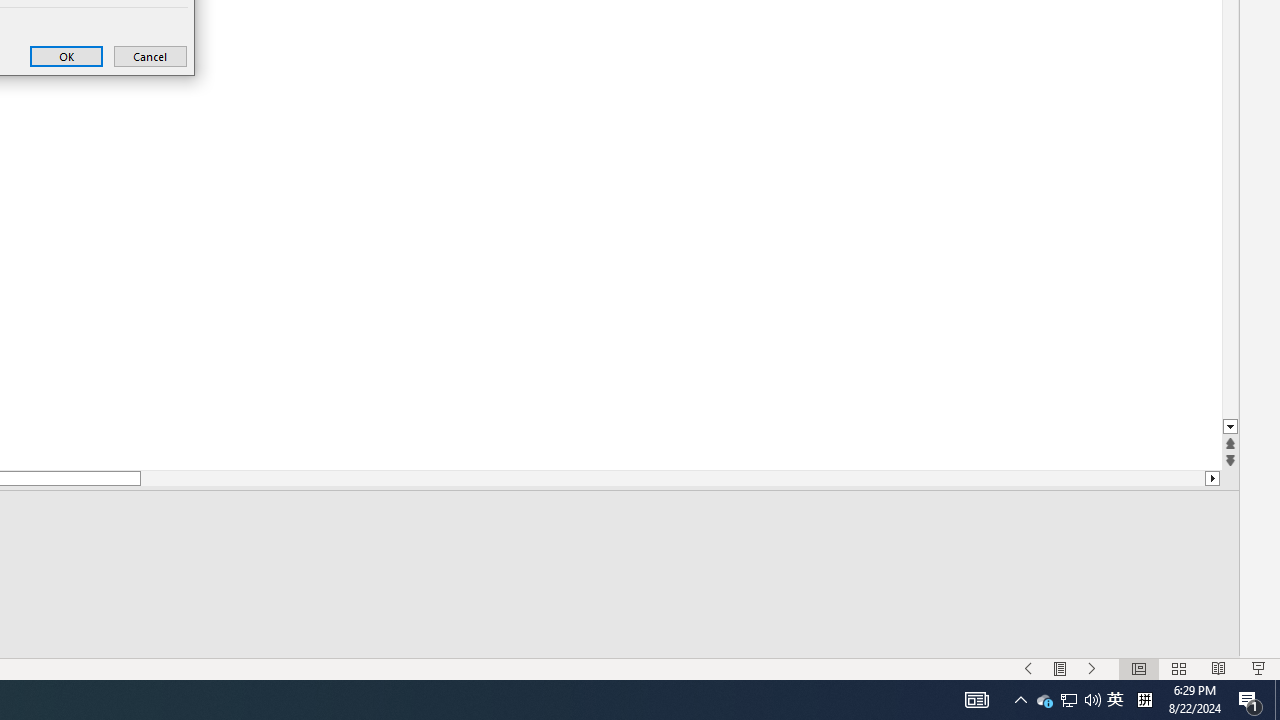 The height and width of the screenshot is (720, 1280). I want to click on 'OK', so click(66, 55).